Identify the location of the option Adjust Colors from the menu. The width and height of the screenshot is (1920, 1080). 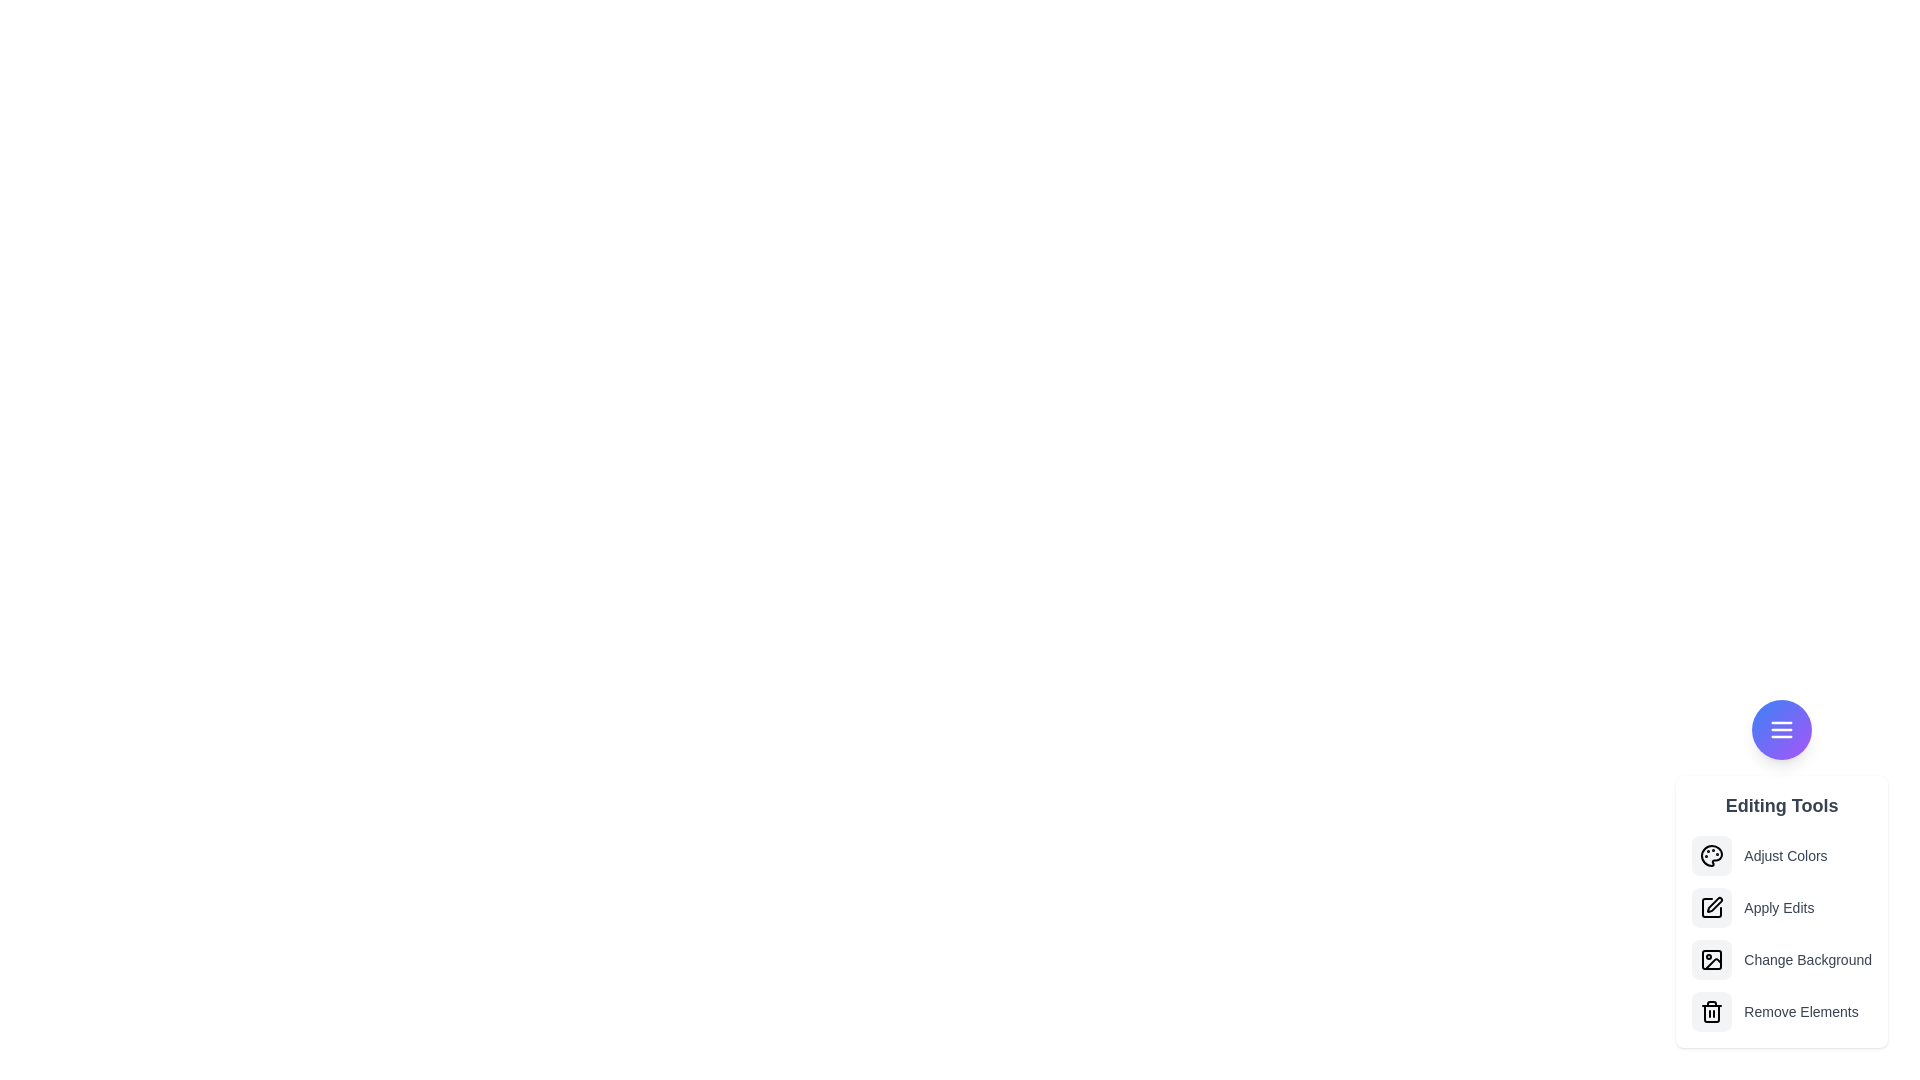
(1711, 855).